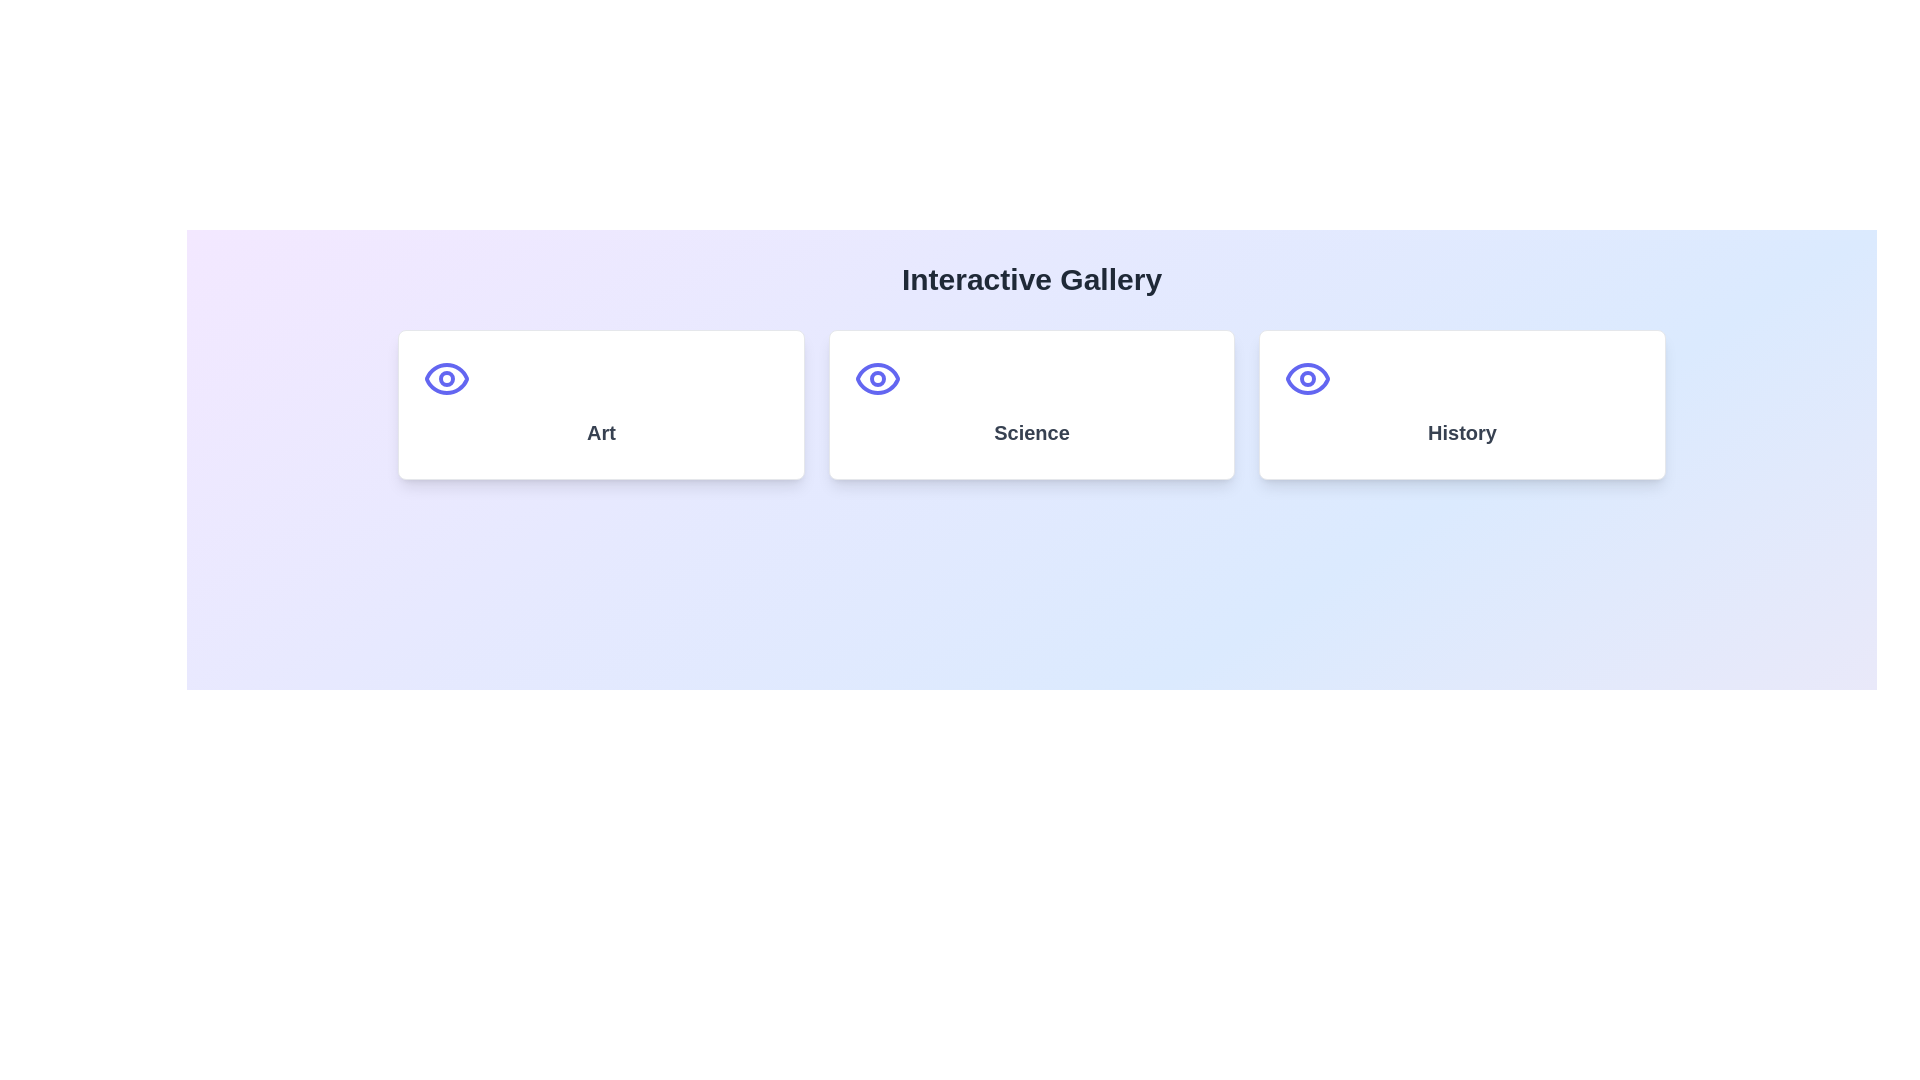  What do you see at coordinates (1462, 431) in the screenshot?
I see `the 'History' text label, which is a bold, larger font size in gray color, located below an eye-shaped icon in the Interactive Gallery section of the card layout` at bounding box center [1462, 431].